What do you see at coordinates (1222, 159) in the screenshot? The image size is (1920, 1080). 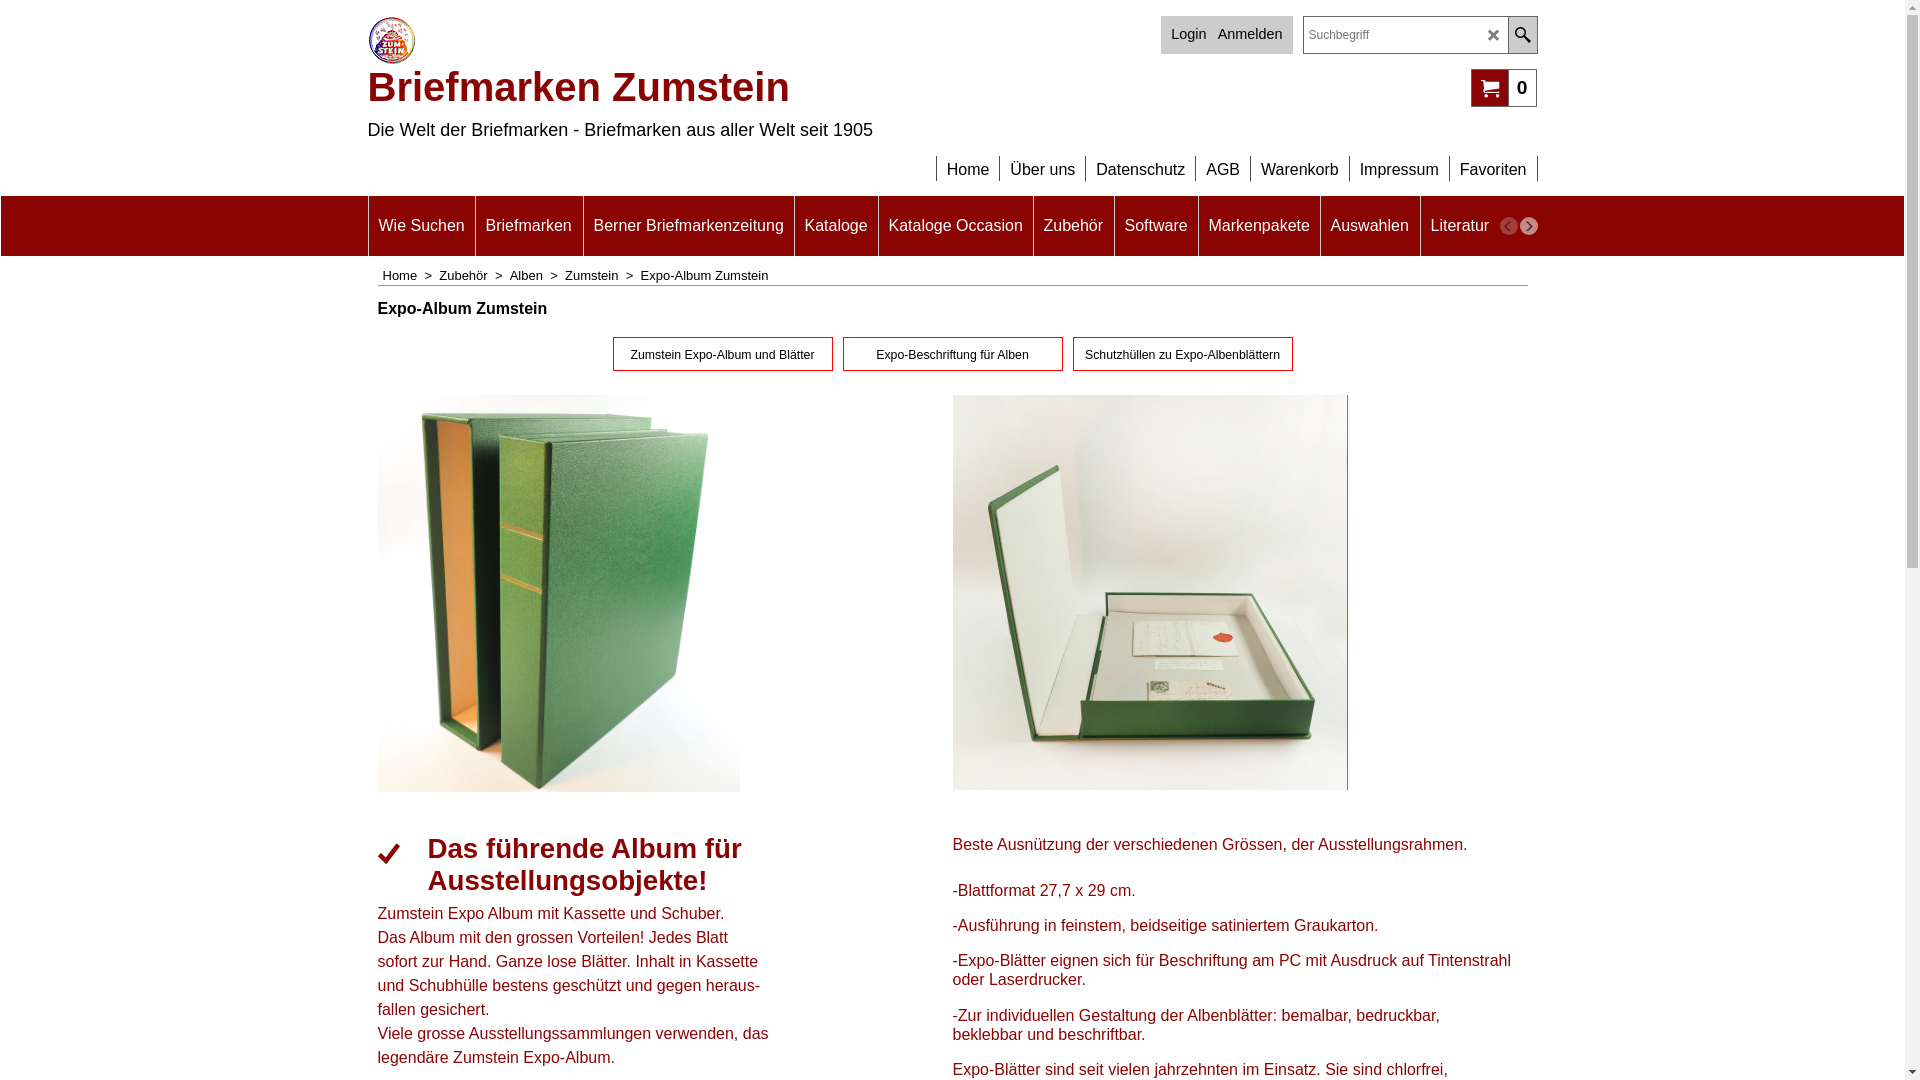 I see `'AGB'` at bounding box center [1222, 159].